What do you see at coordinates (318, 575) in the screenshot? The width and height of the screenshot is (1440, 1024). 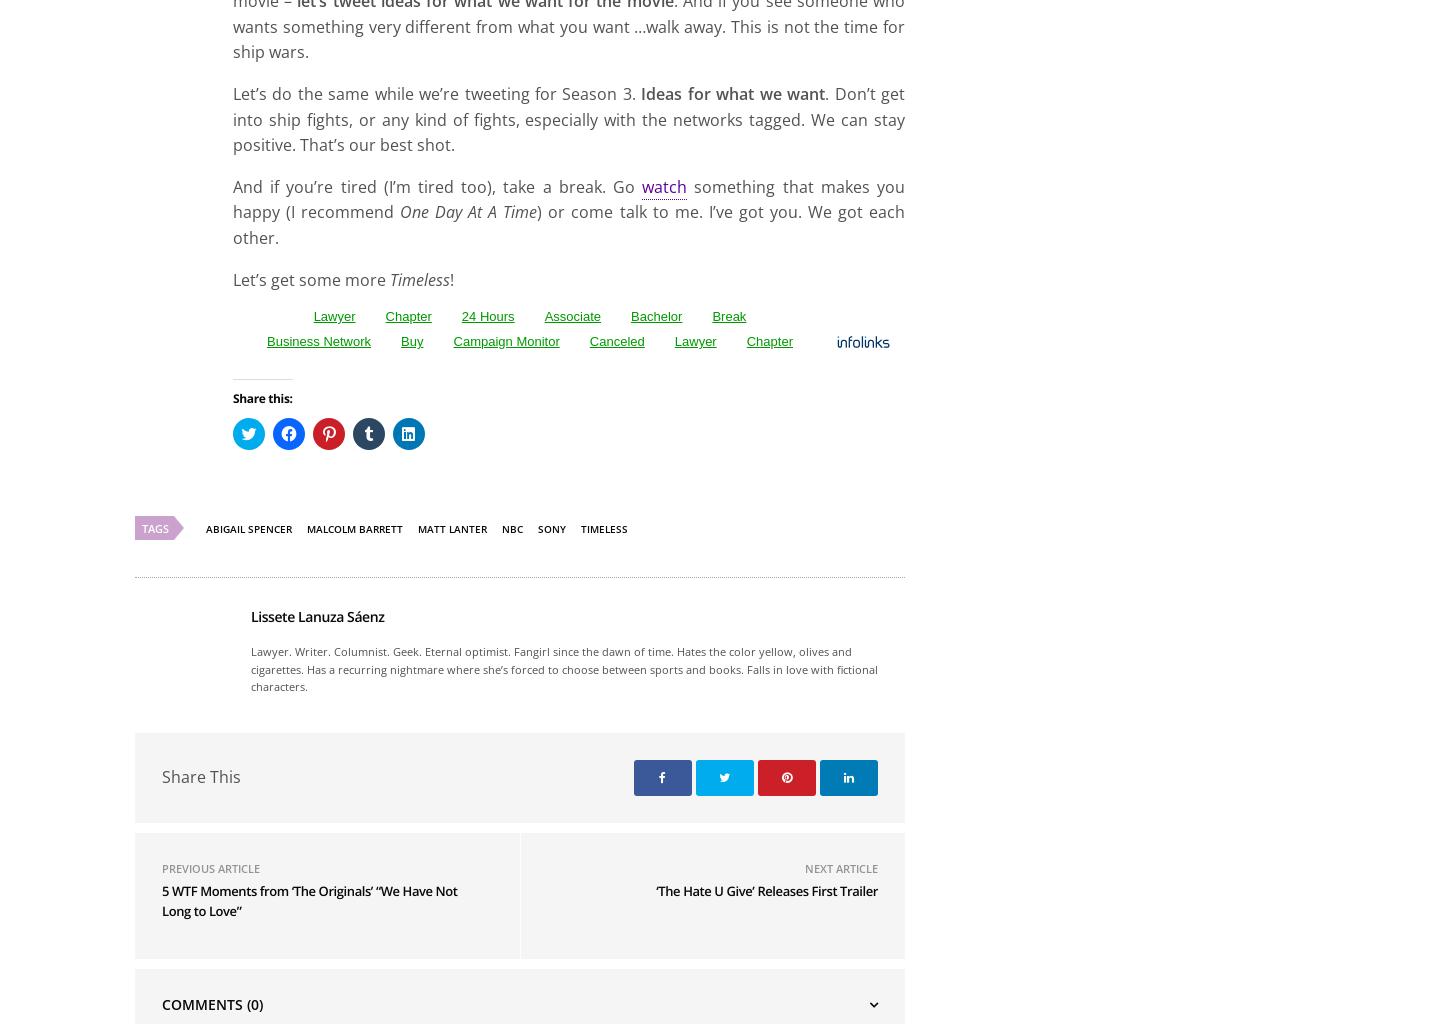 I see `'Business Network'` at bounding box center [318, 575].